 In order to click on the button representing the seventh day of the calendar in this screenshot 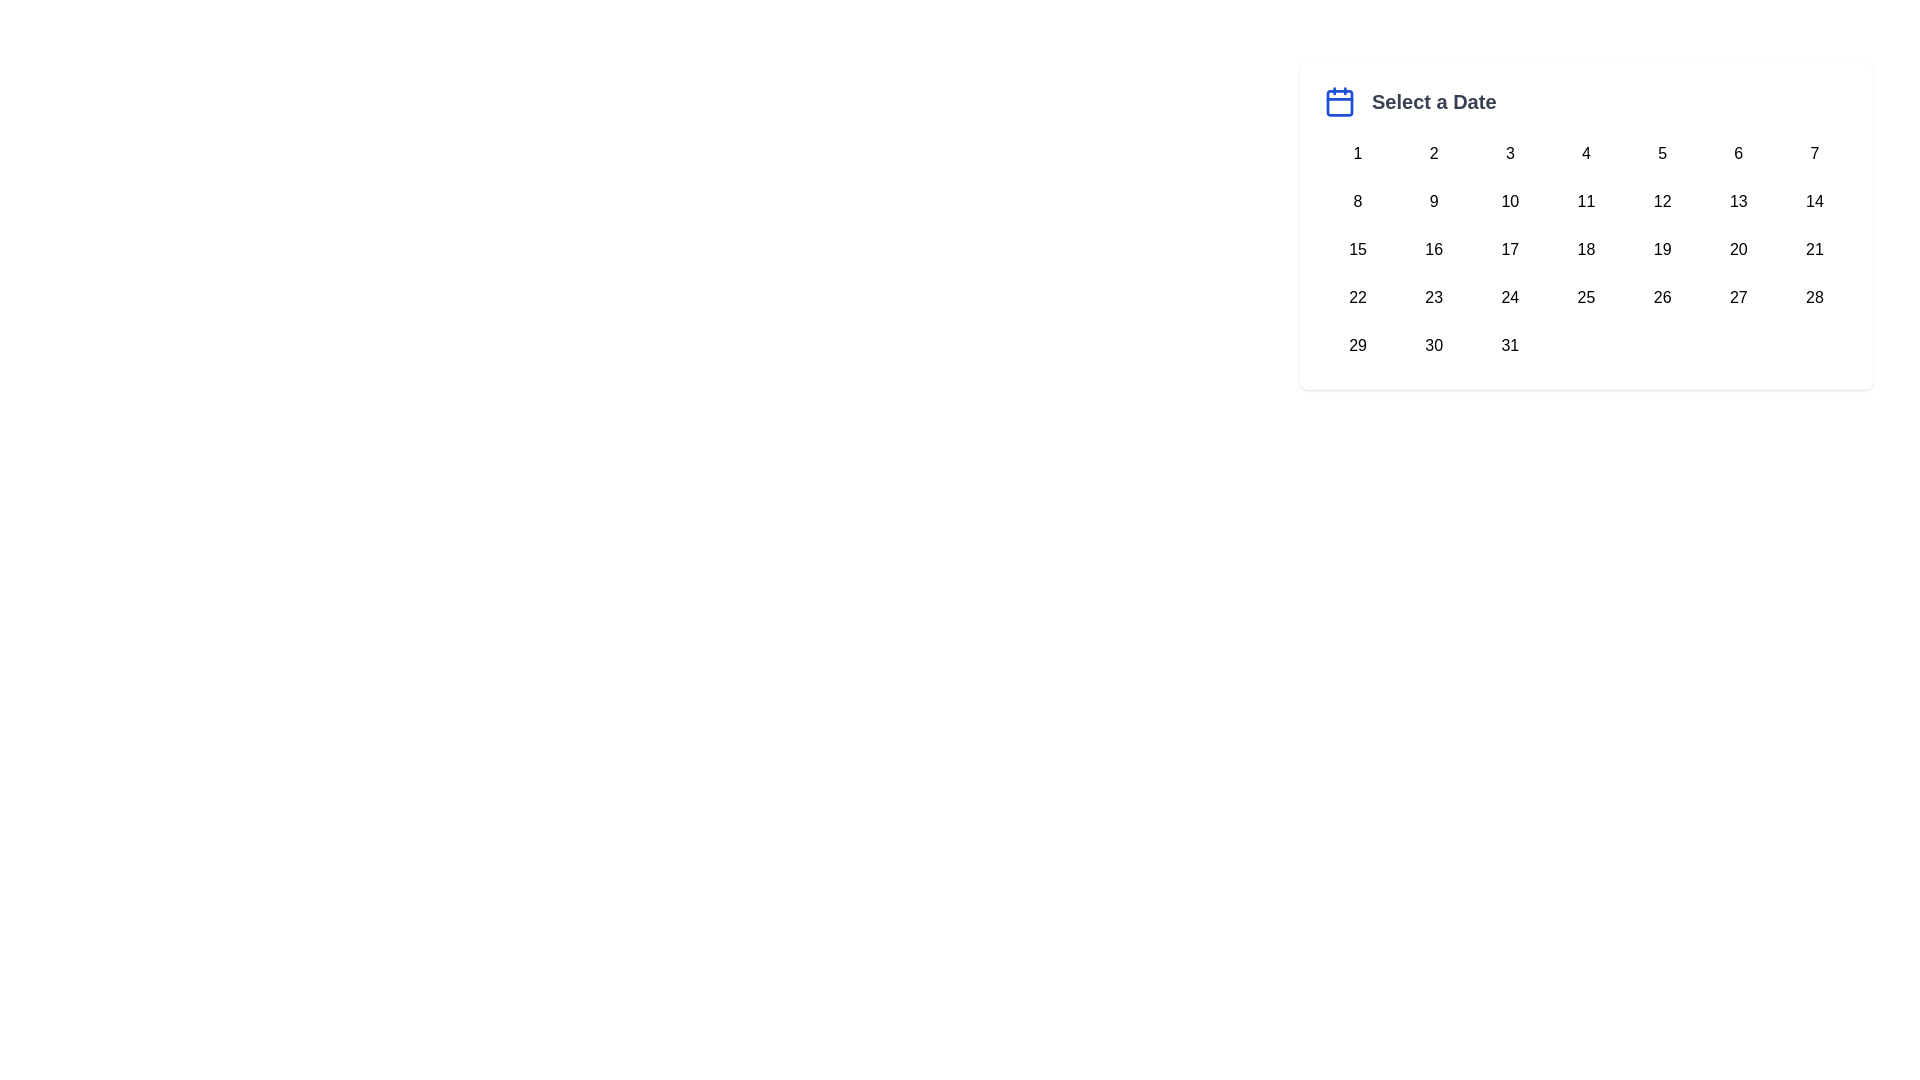, I will do `click(1814, 153)`.